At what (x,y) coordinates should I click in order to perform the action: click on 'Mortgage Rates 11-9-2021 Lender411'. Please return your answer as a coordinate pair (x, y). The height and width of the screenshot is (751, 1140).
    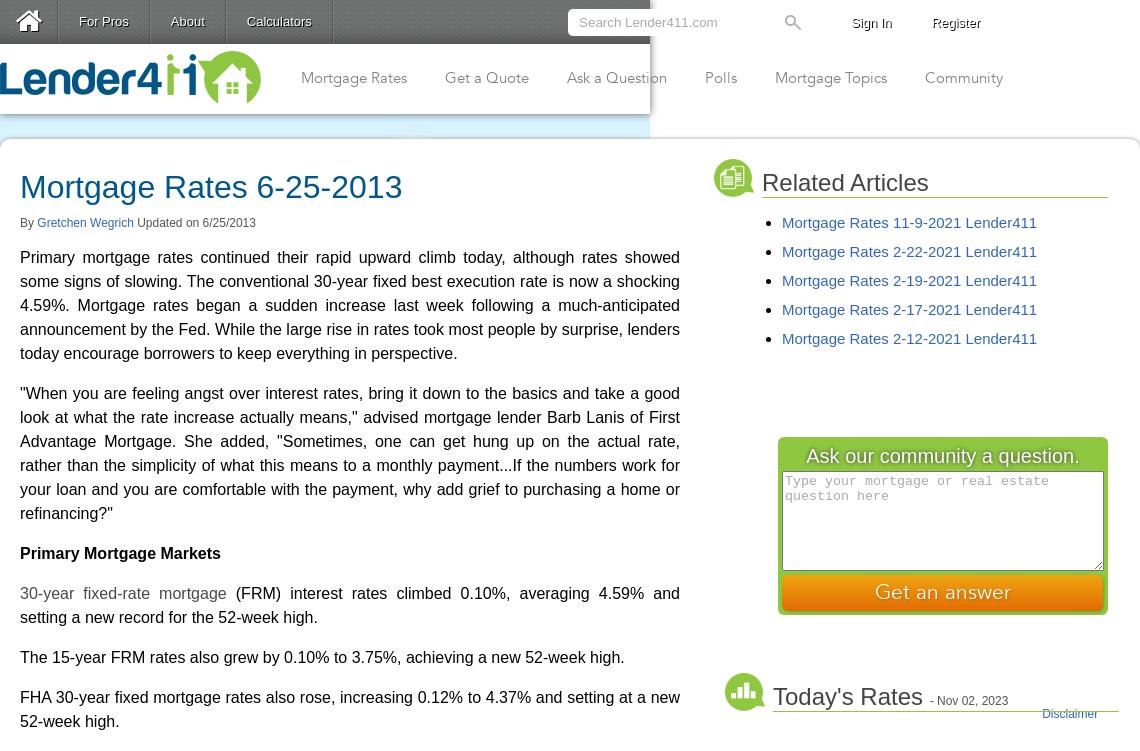
    Looking at the image, I should click on (909, 222).